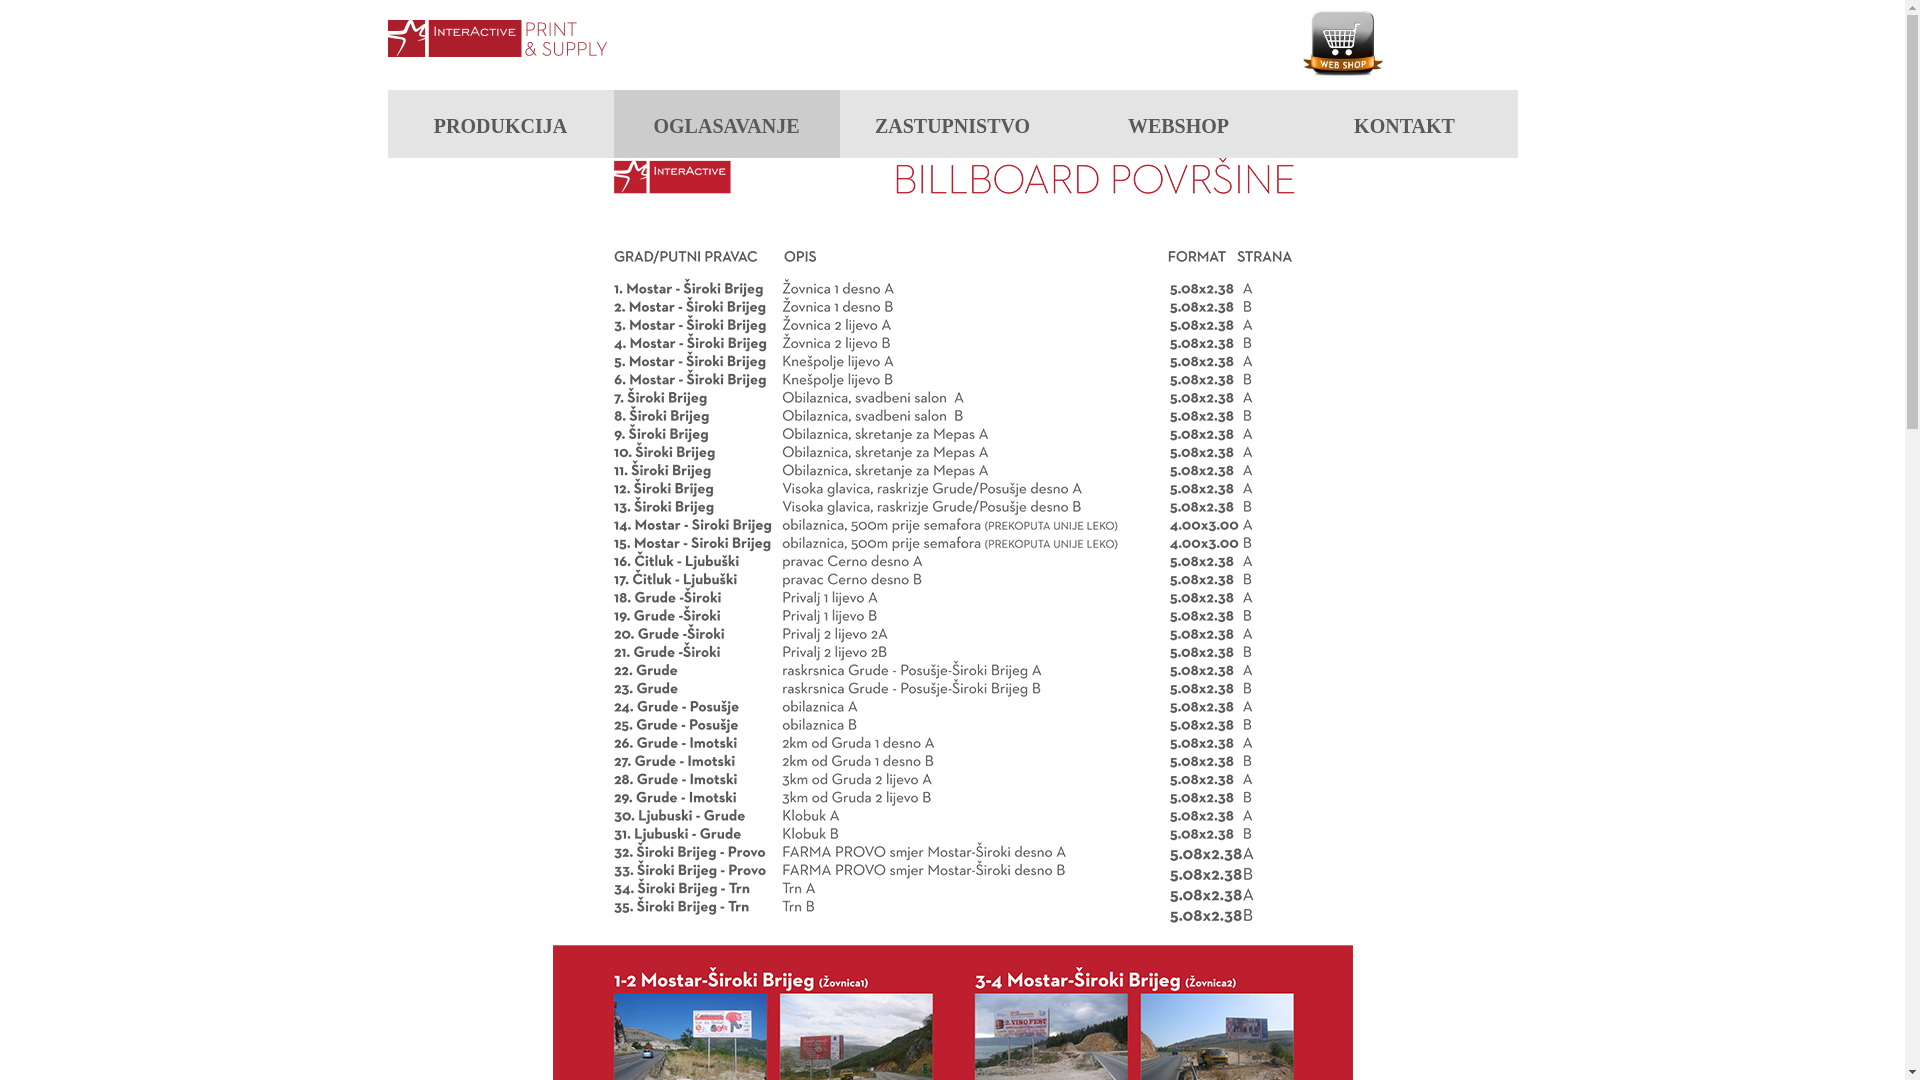  Describe the element at coordinates (500, 123) in the screenshot. I see `'PRODUKCIJA'` at that location.